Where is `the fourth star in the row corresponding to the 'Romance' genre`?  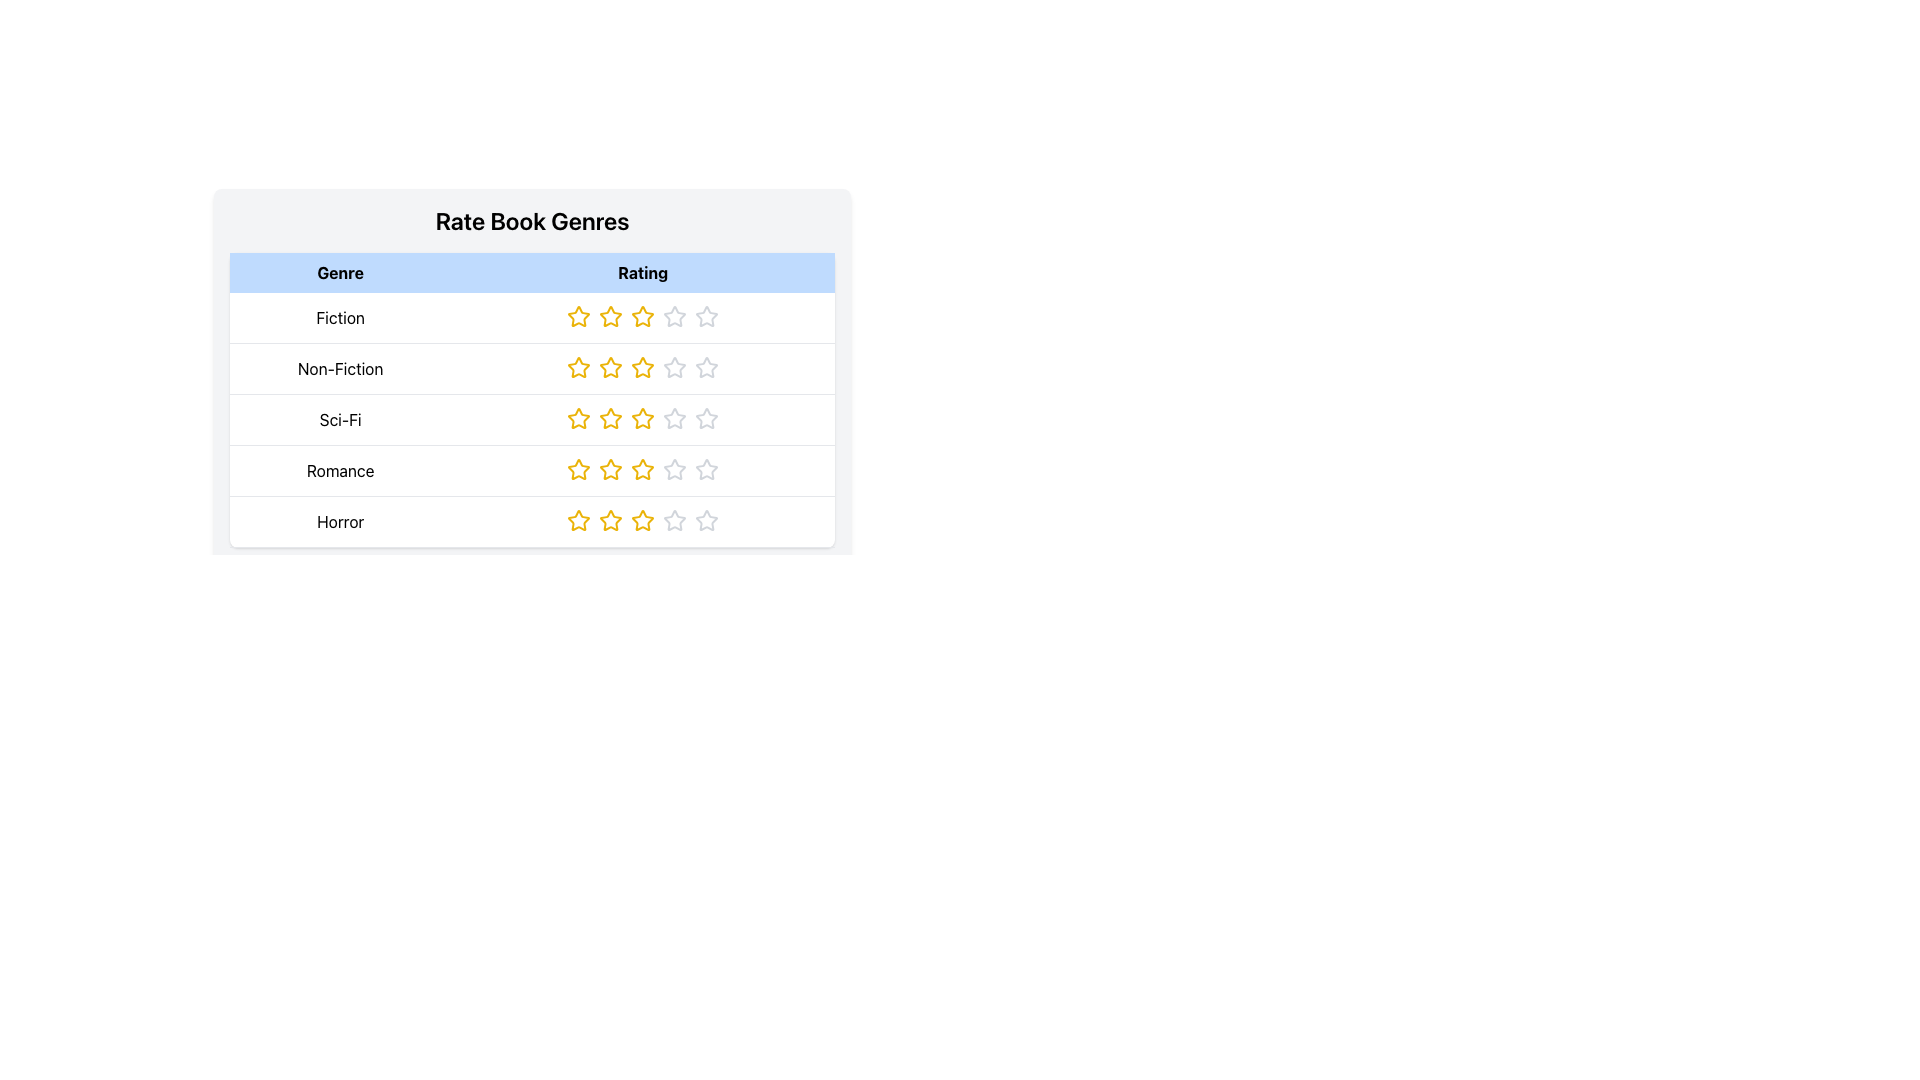
the fourth star in the row corresponding to the 'Romance' genre is located at coordinates (675, 470).